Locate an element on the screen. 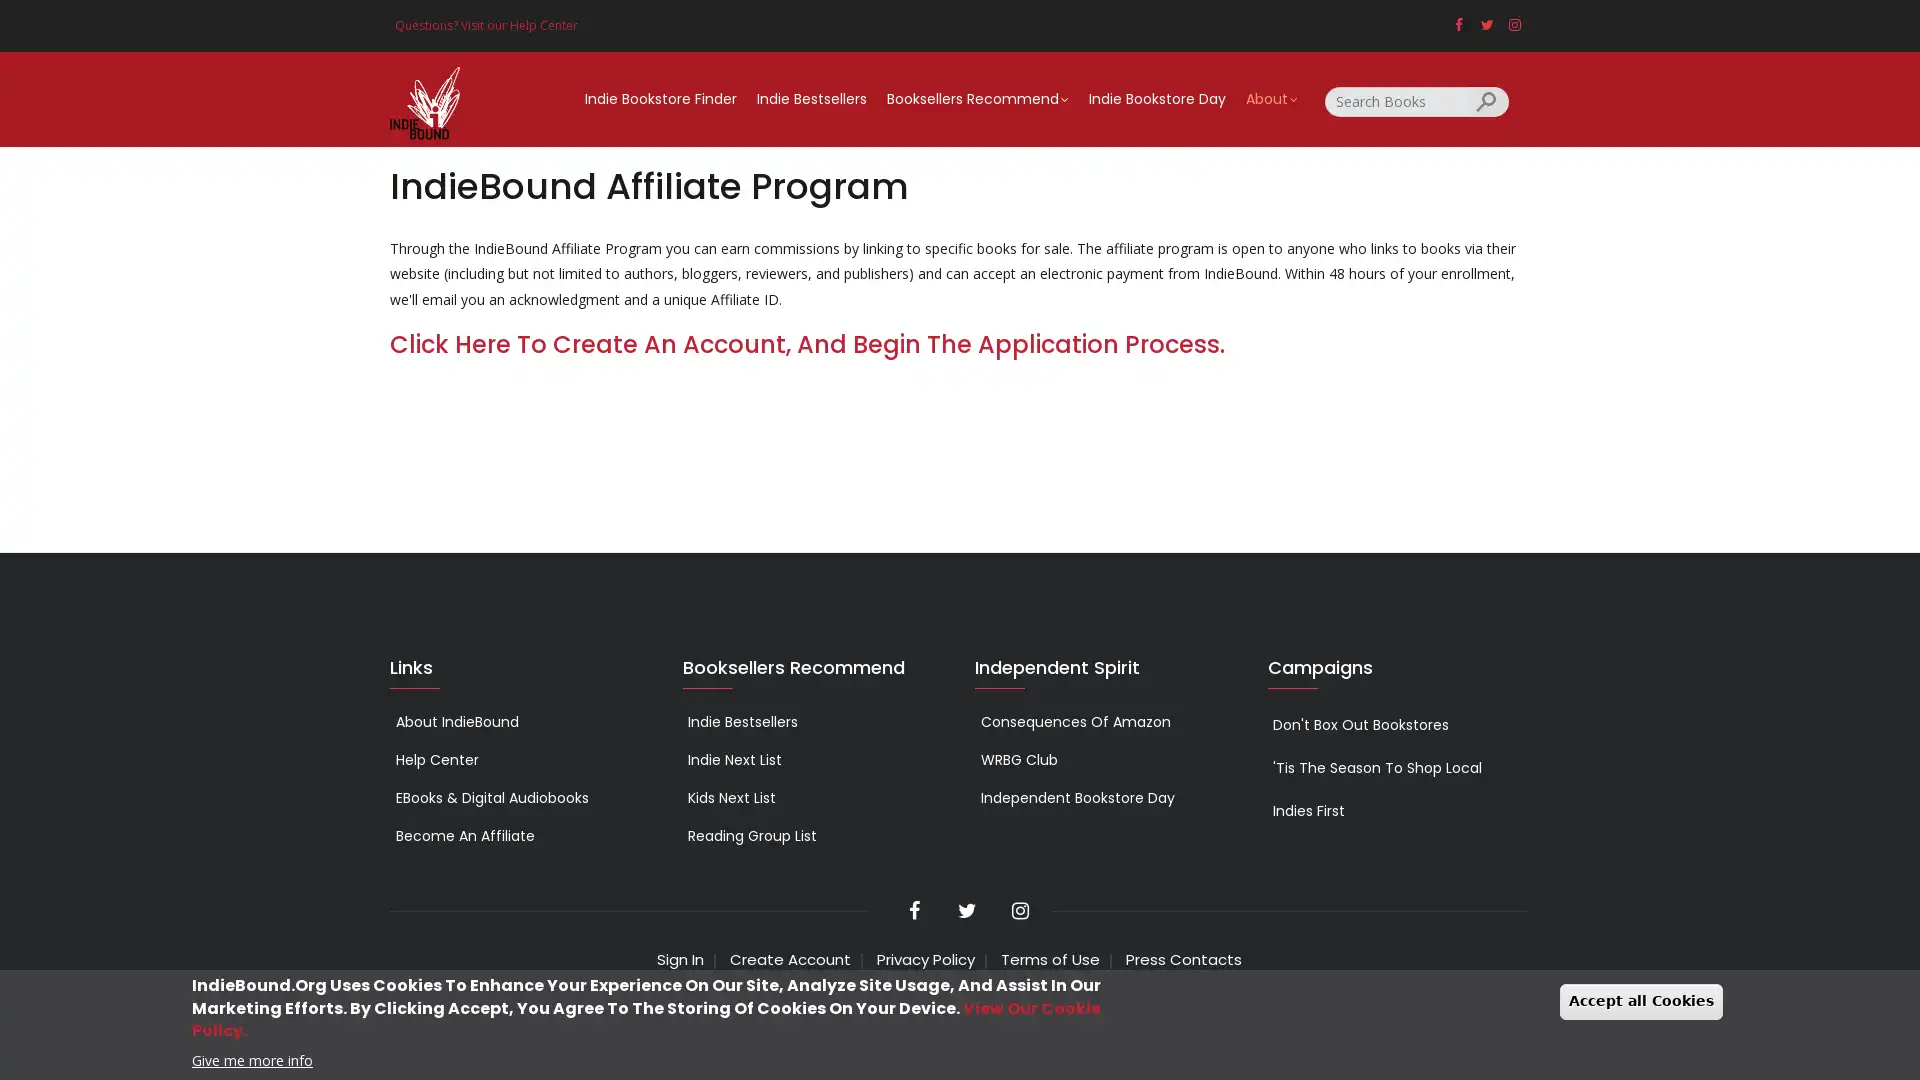 The image size is (1920, 1080). Search is located at coordinates (1488, 100).